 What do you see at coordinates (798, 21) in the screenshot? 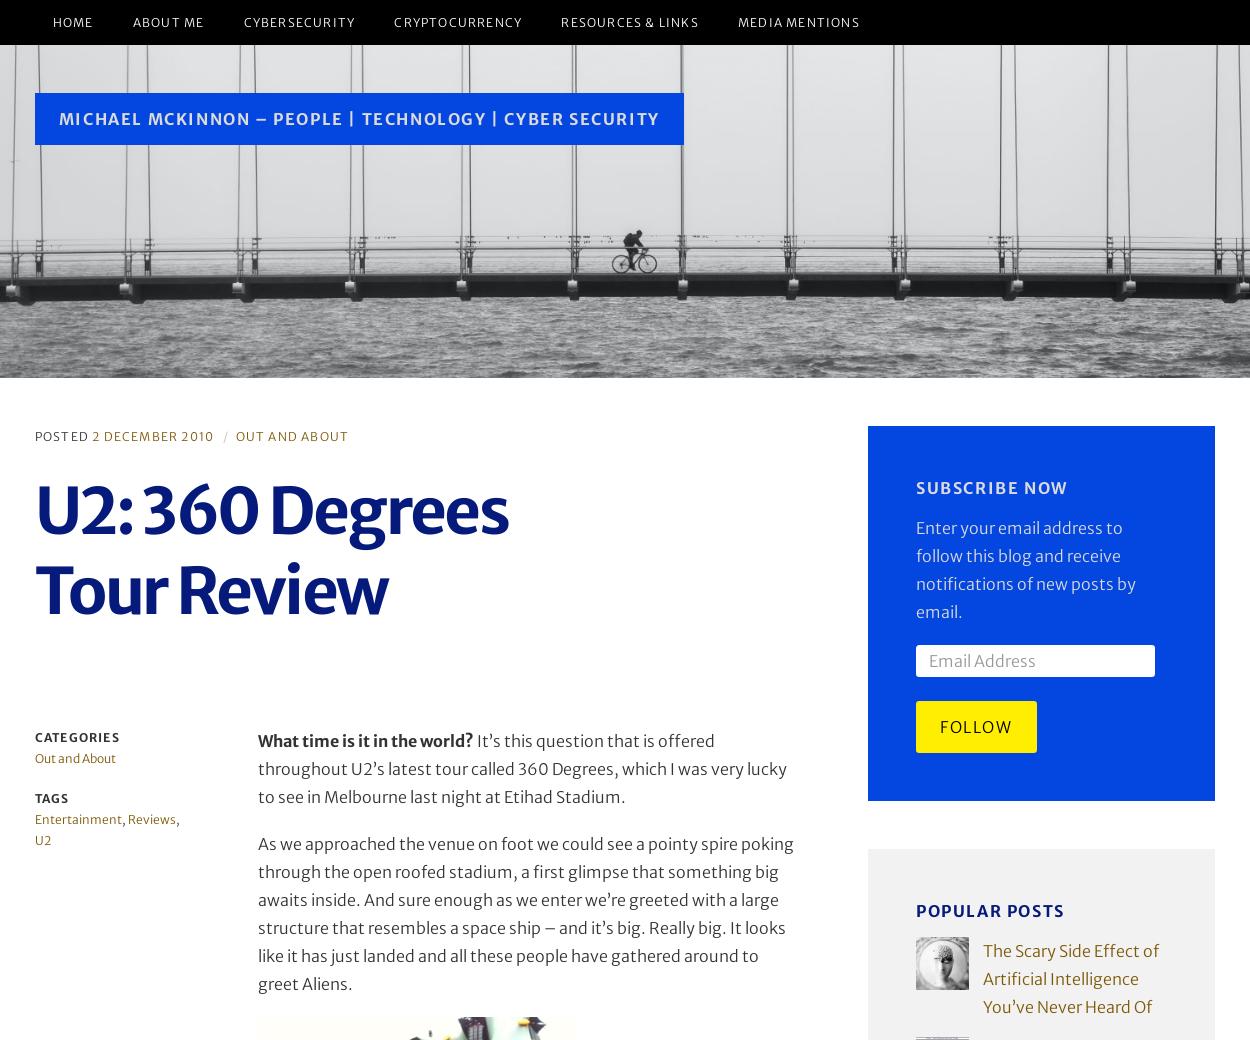
I see `'Media Mentions'` at bounding box center [798, 21].